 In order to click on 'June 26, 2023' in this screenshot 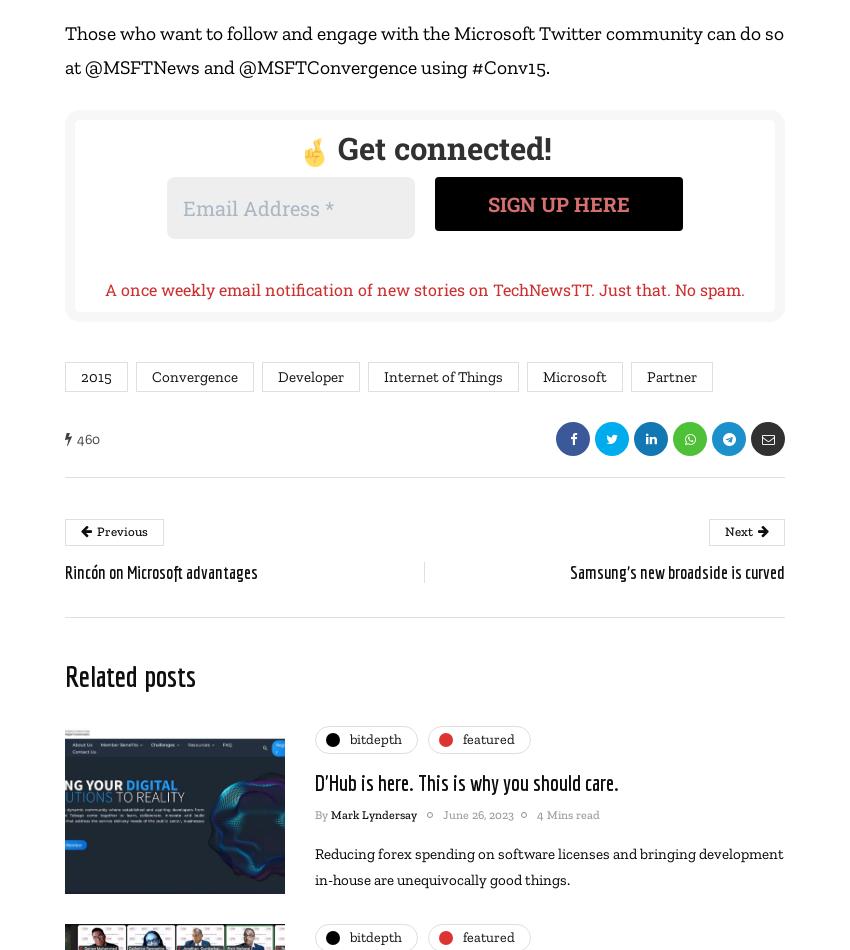, I will do `click(478, 814)`.